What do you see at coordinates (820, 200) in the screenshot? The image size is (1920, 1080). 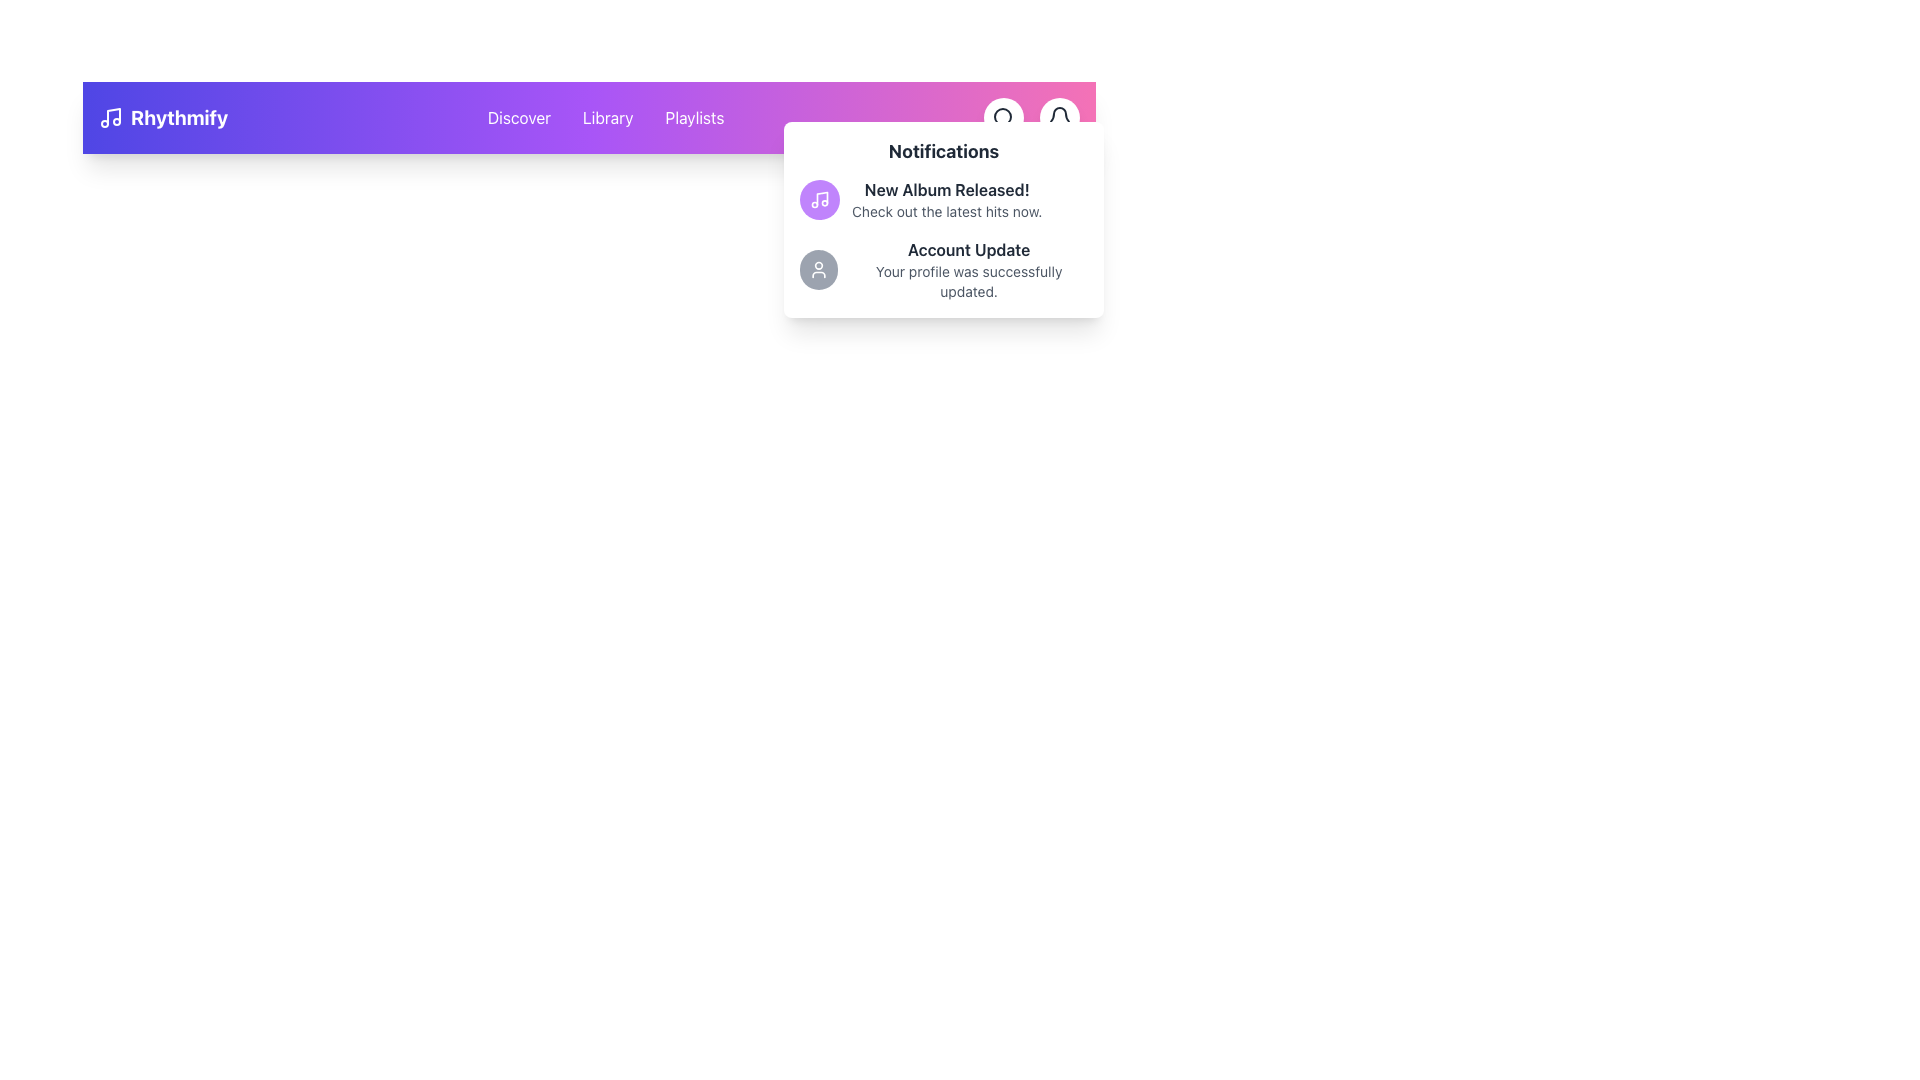 I see `the music notification icon located in the top-right corner of the notification dropdown, next to the 'New Album Released!' text label` at bounding box center [820, 200].